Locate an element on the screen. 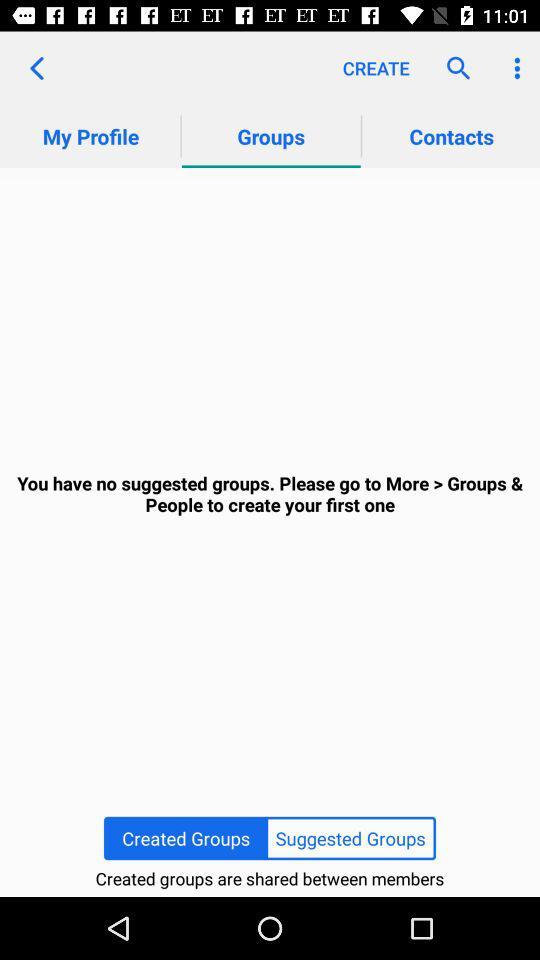  the item next to the create is located at coordinates (453, 68).